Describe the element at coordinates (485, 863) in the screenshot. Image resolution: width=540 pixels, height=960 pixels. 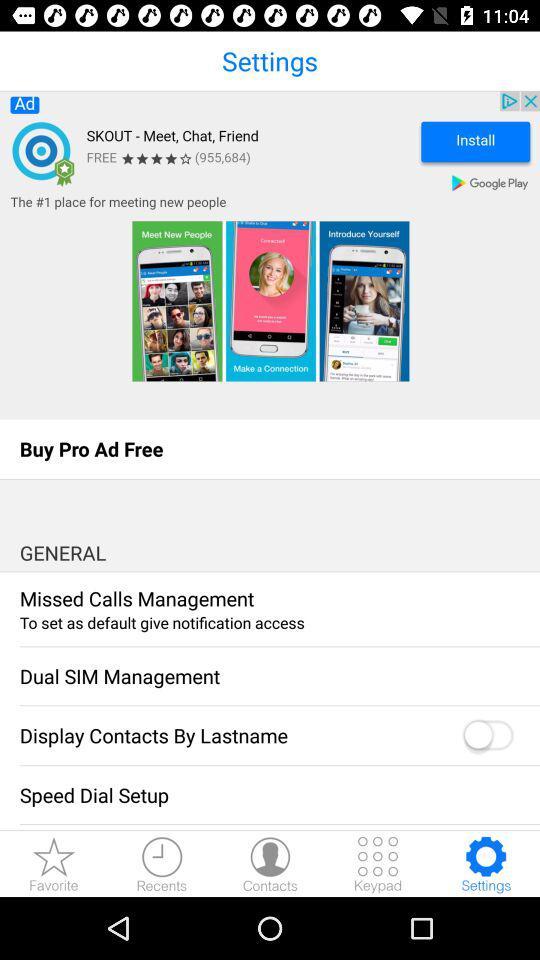
I see `settings icon at the bottom of the page` at that location.